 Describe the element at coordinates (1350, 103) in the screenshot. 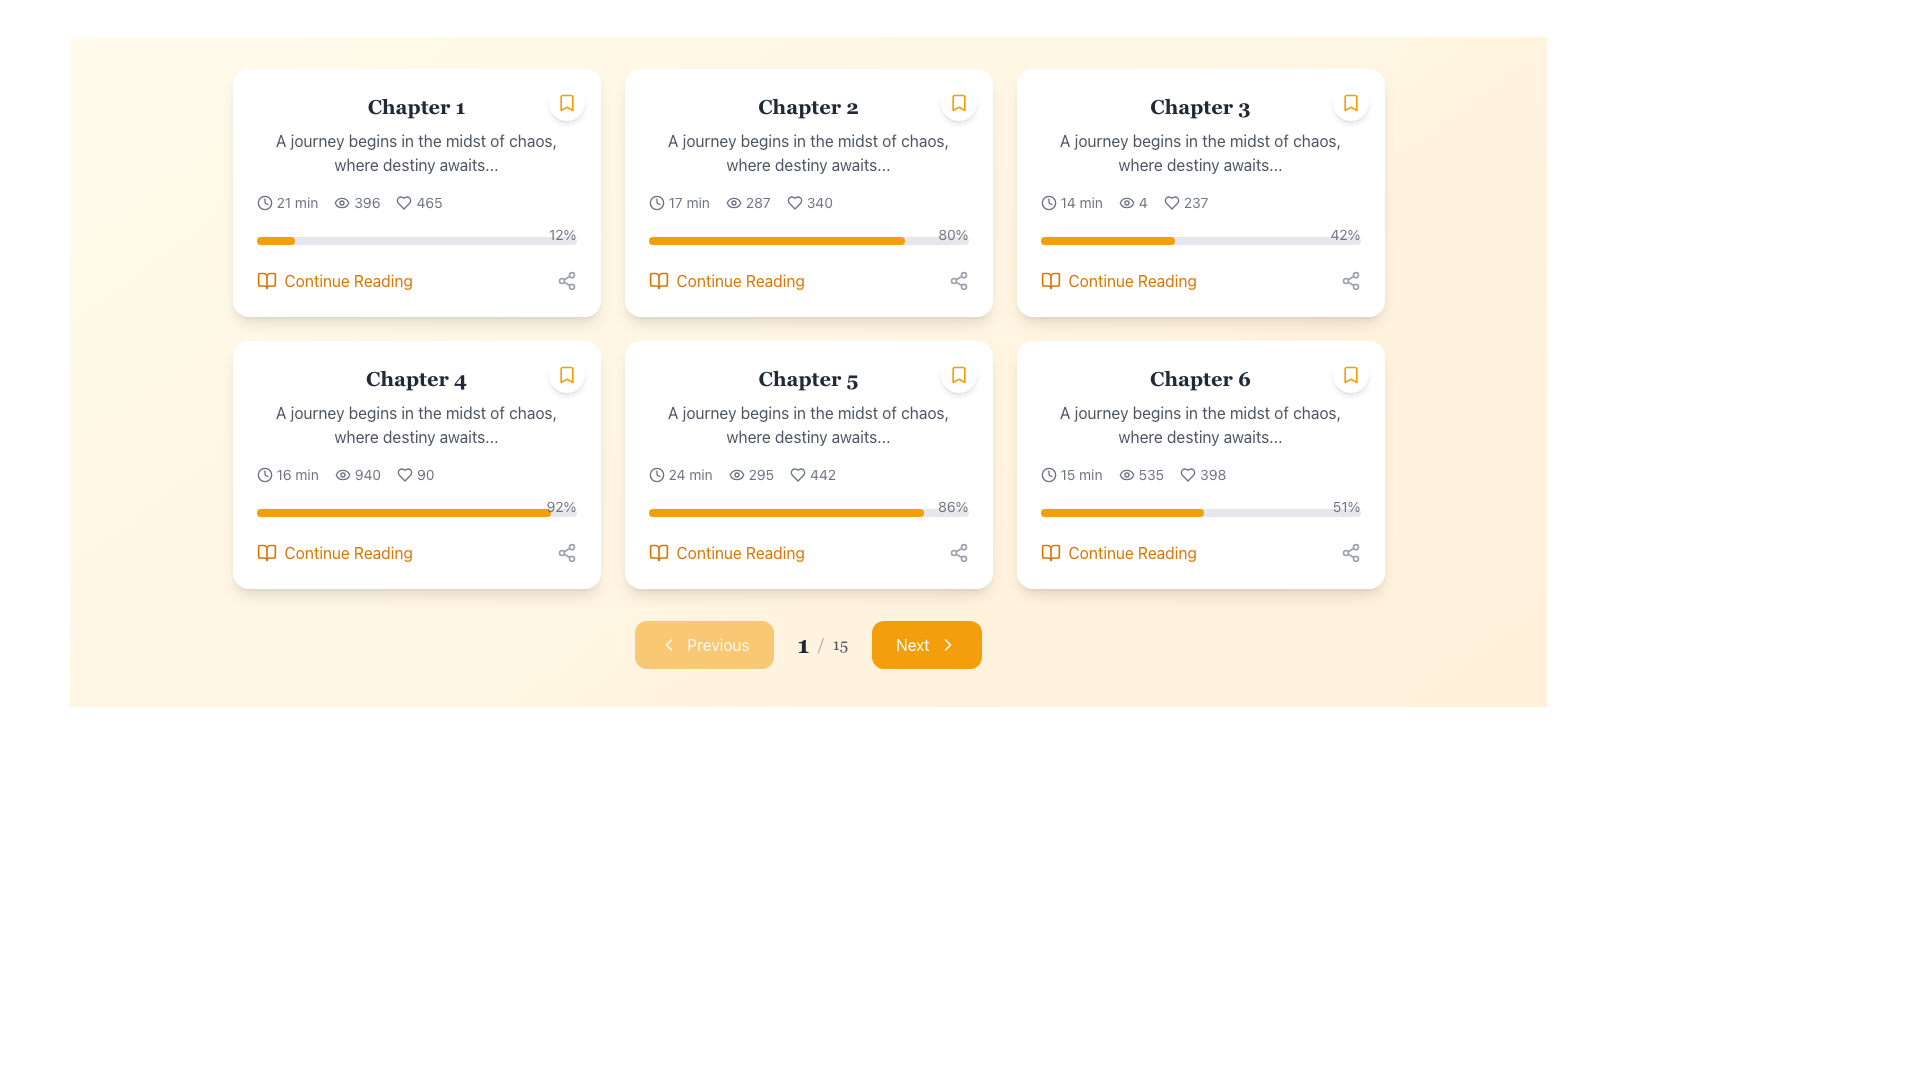

I see `the bookmark icon in the top-right corner of the card for 'Chapter 3'` at that location.